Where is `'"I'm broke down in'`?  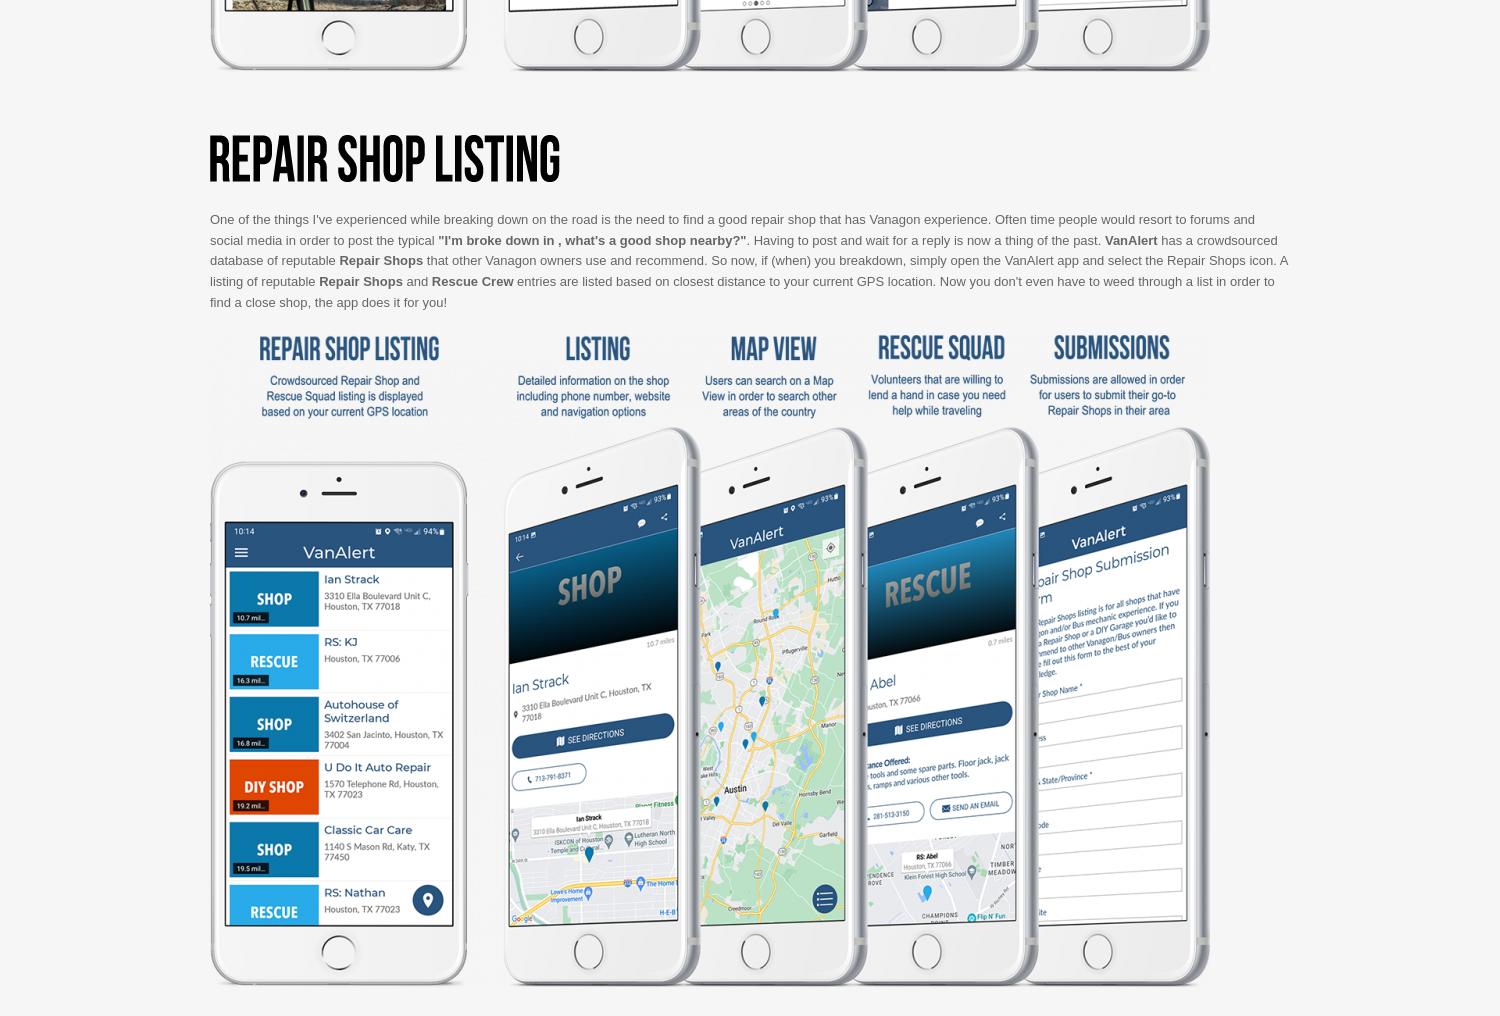 '"I'm broke down in' is located at coordinates (438, 239).